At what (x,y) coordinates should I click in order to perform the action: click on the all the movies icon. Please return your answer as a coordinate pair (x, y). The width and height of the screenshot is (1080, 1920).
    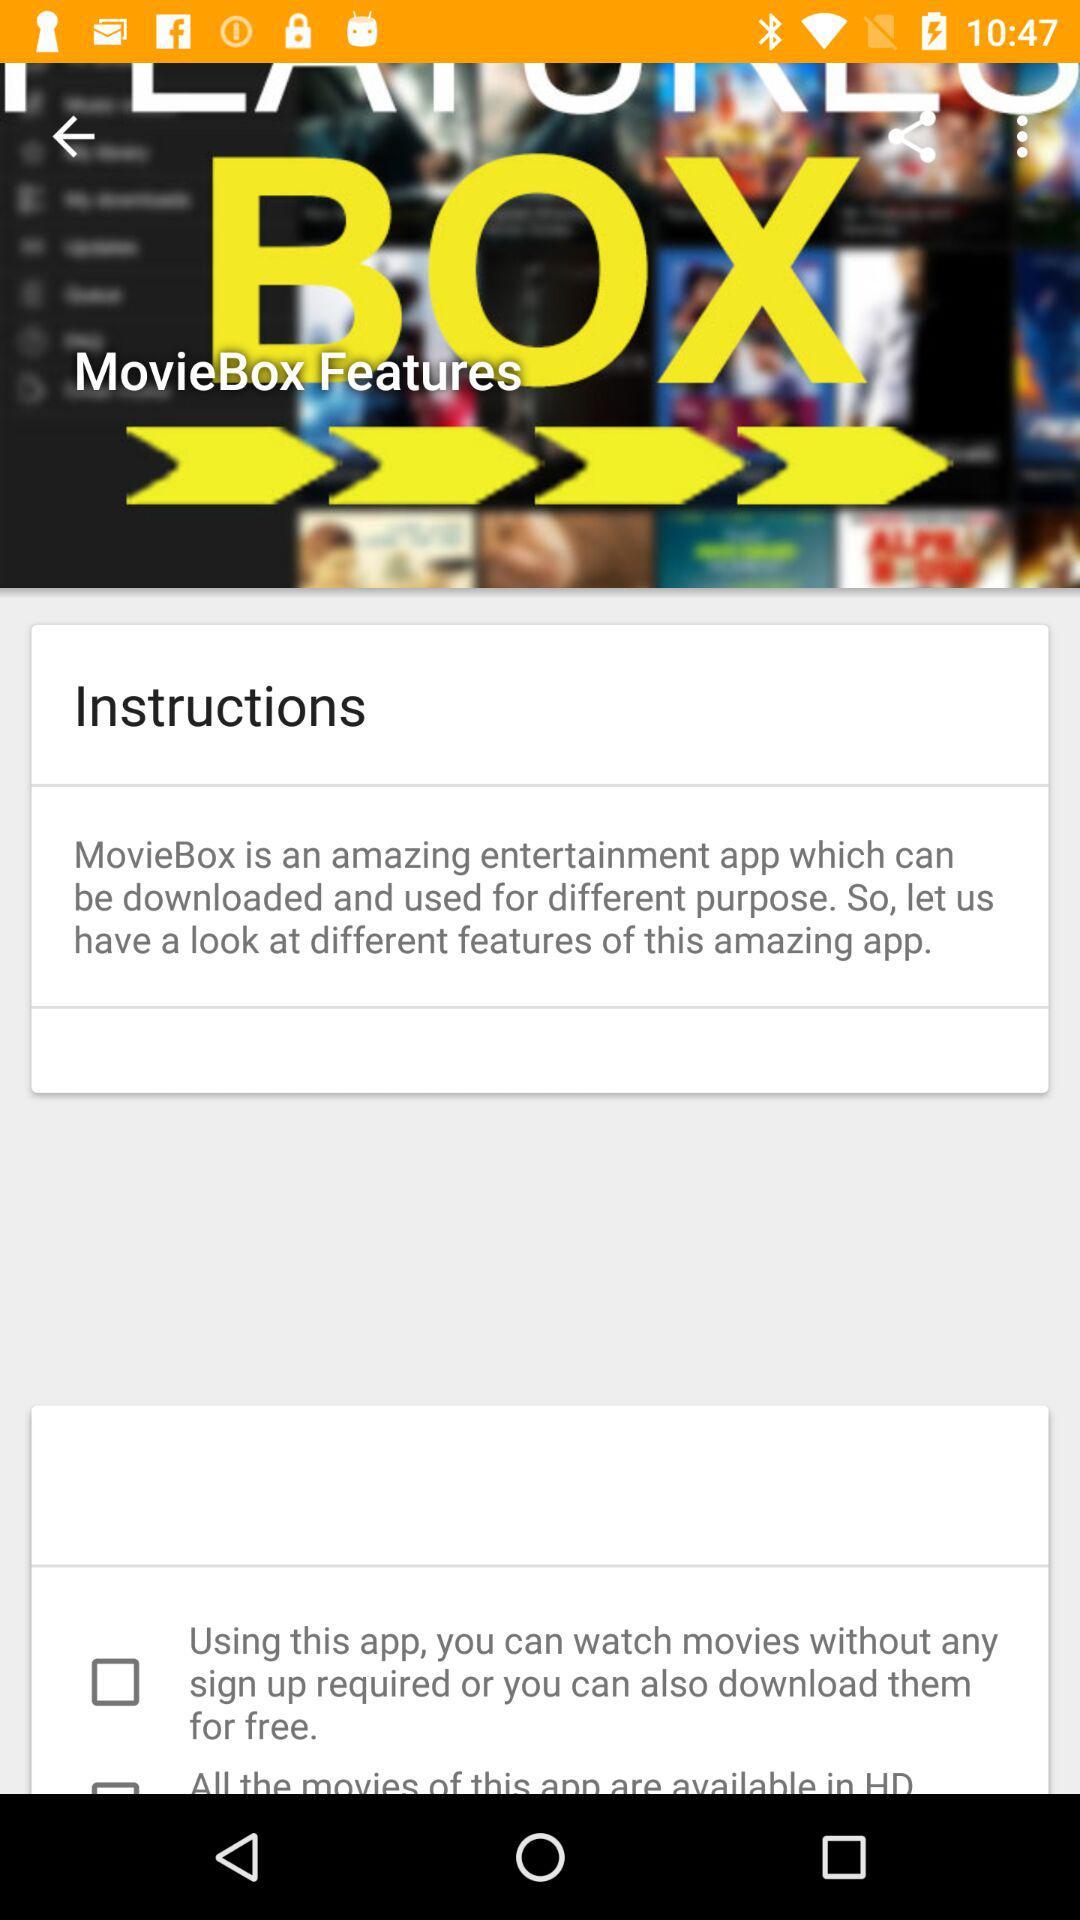
    Looking at the image, I should click on (540, 1777).